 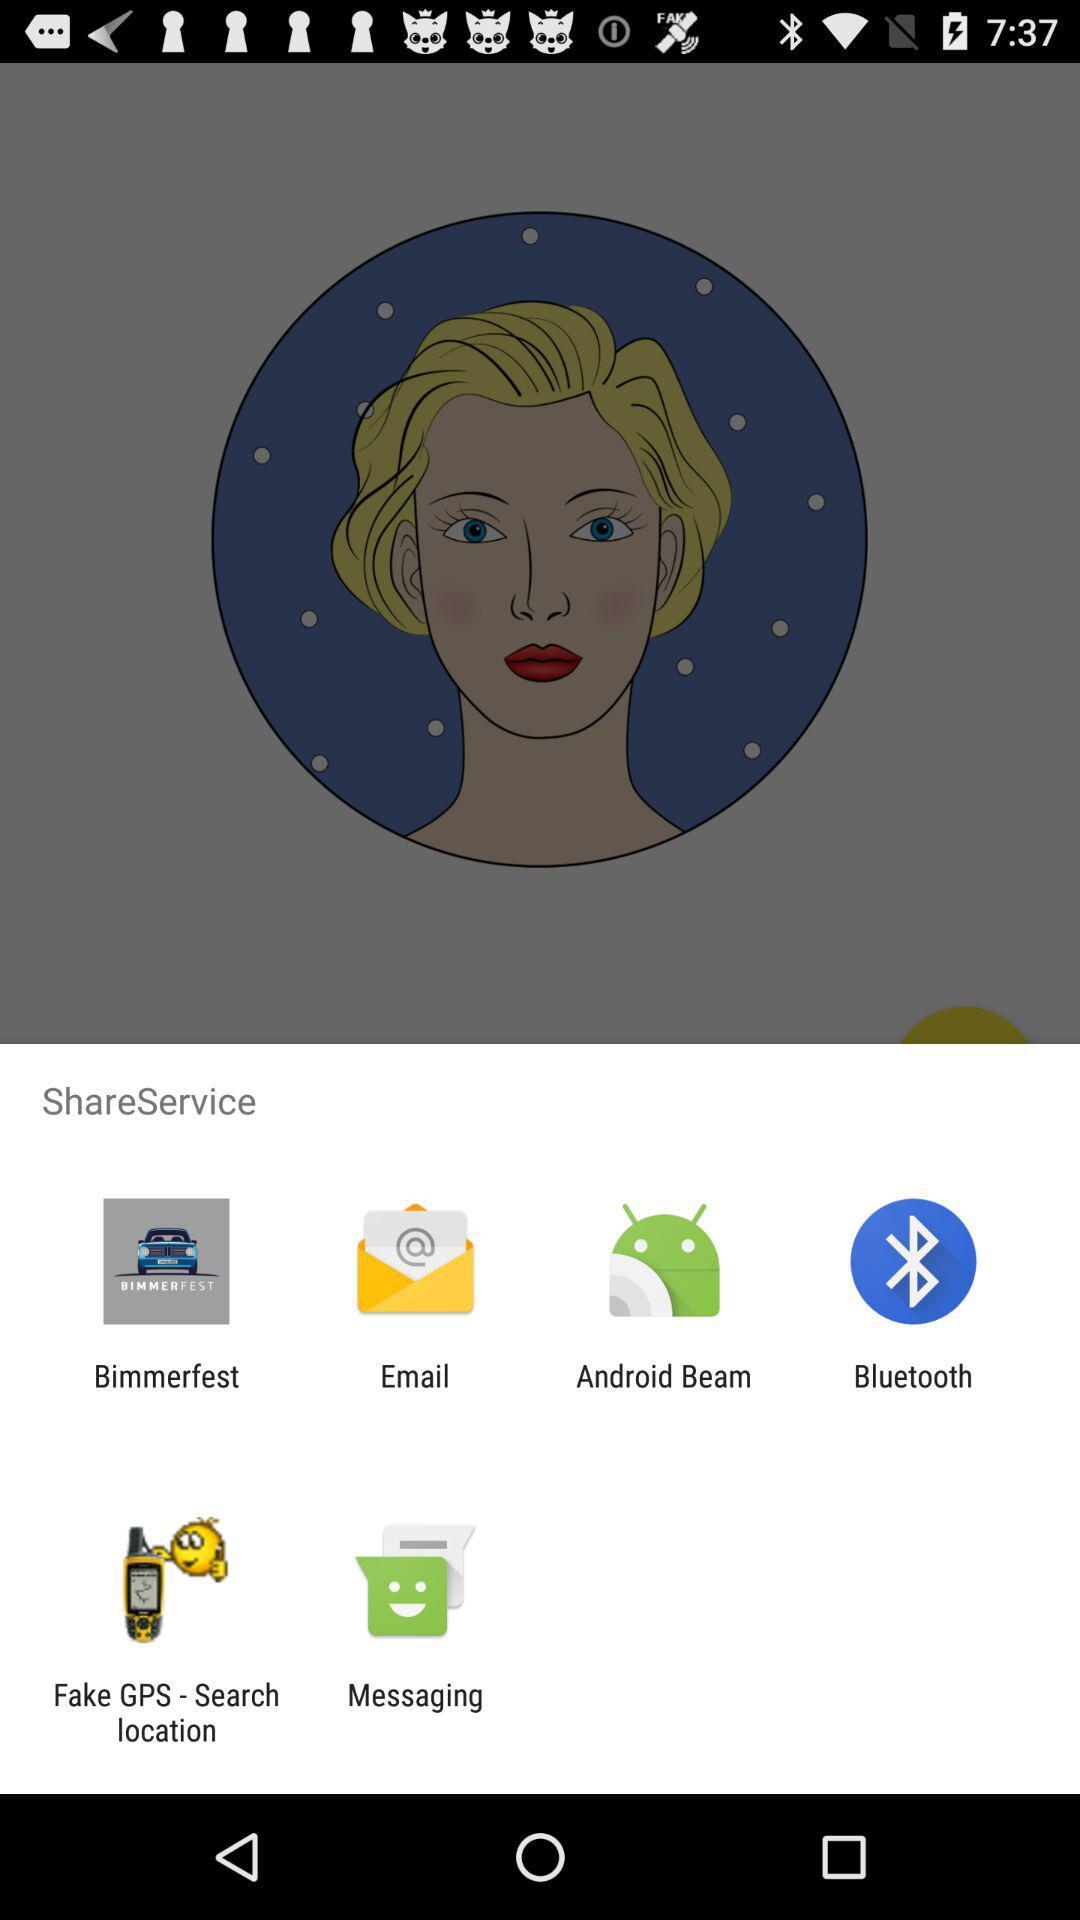 What do you see at coordinates (664, 1392) in the screenshot?
I see `icon to the right of the email icon` at bounding box center [664, 1392].